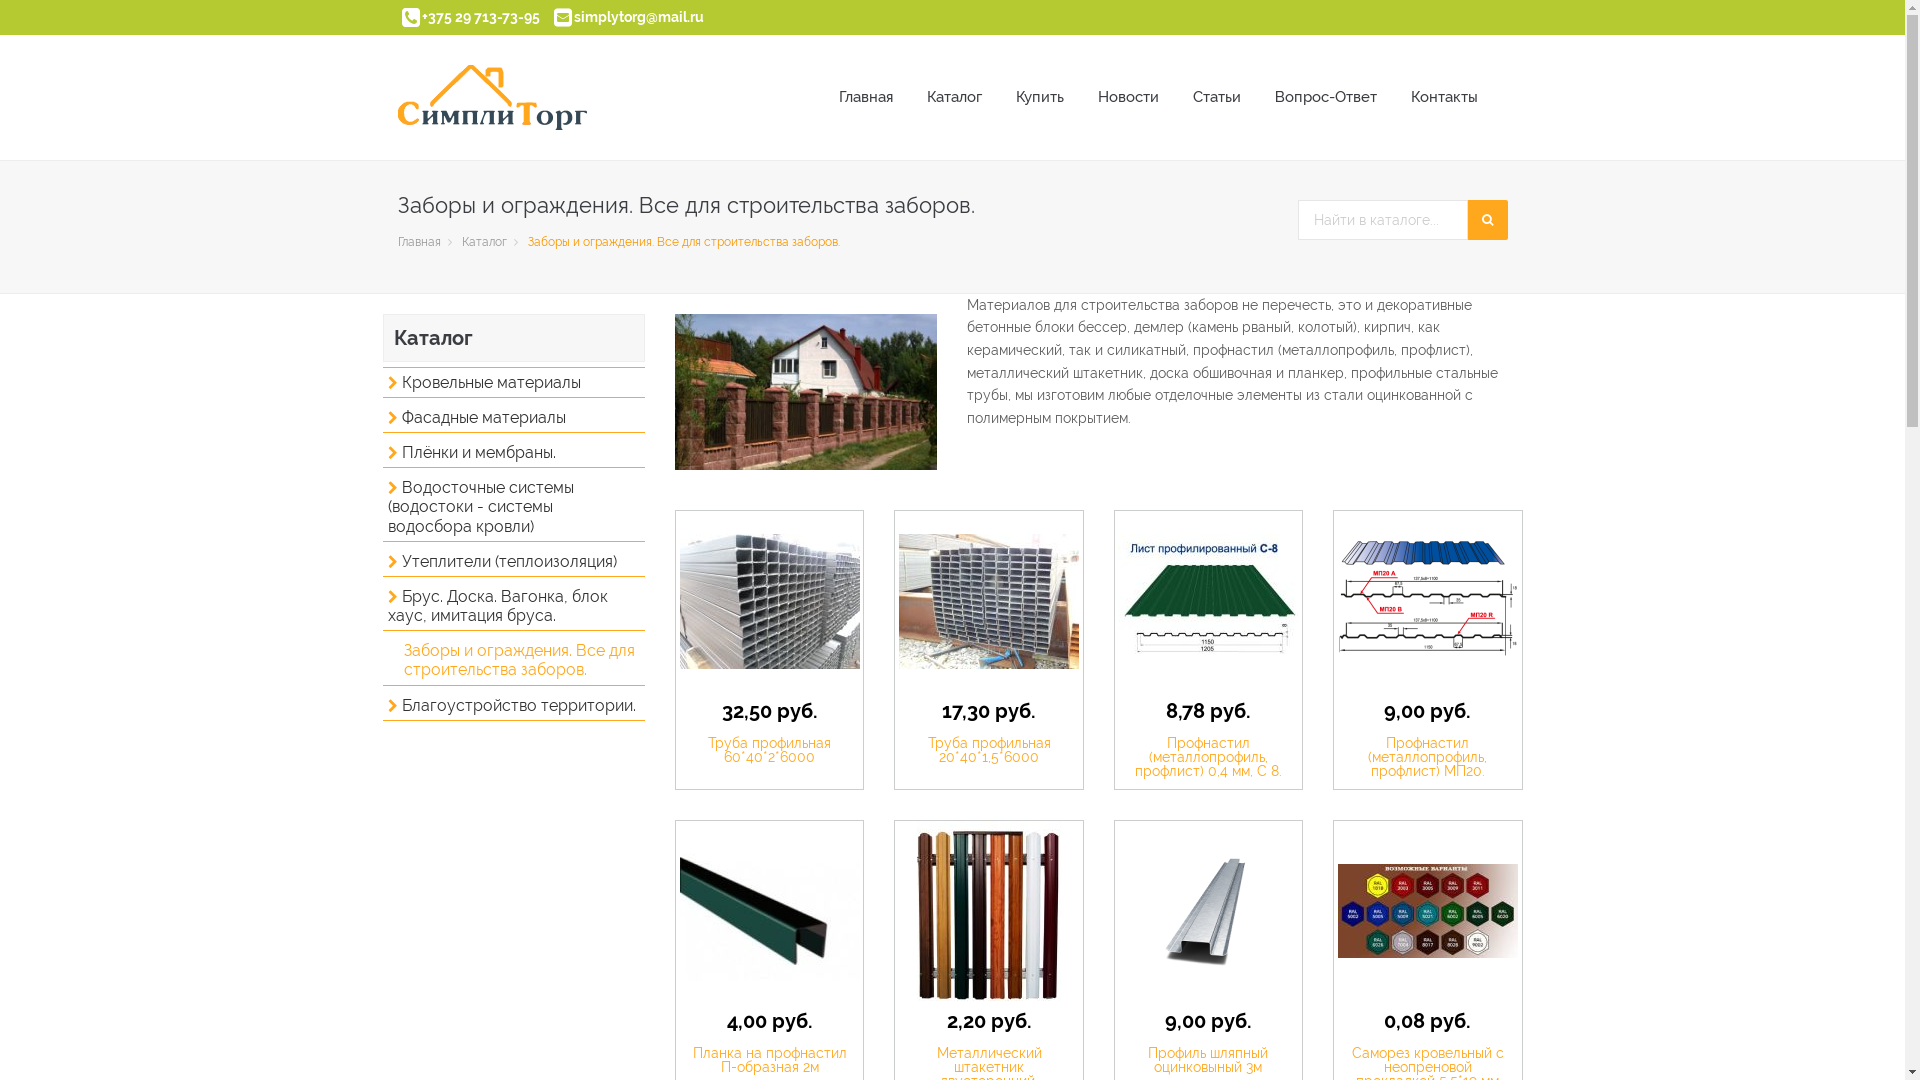 This screenshot has height=1080, width=1920. Describe the element at coordinates (637, 16) in the screenshot. I see `'simplytorg@mail.ru'` at that location.